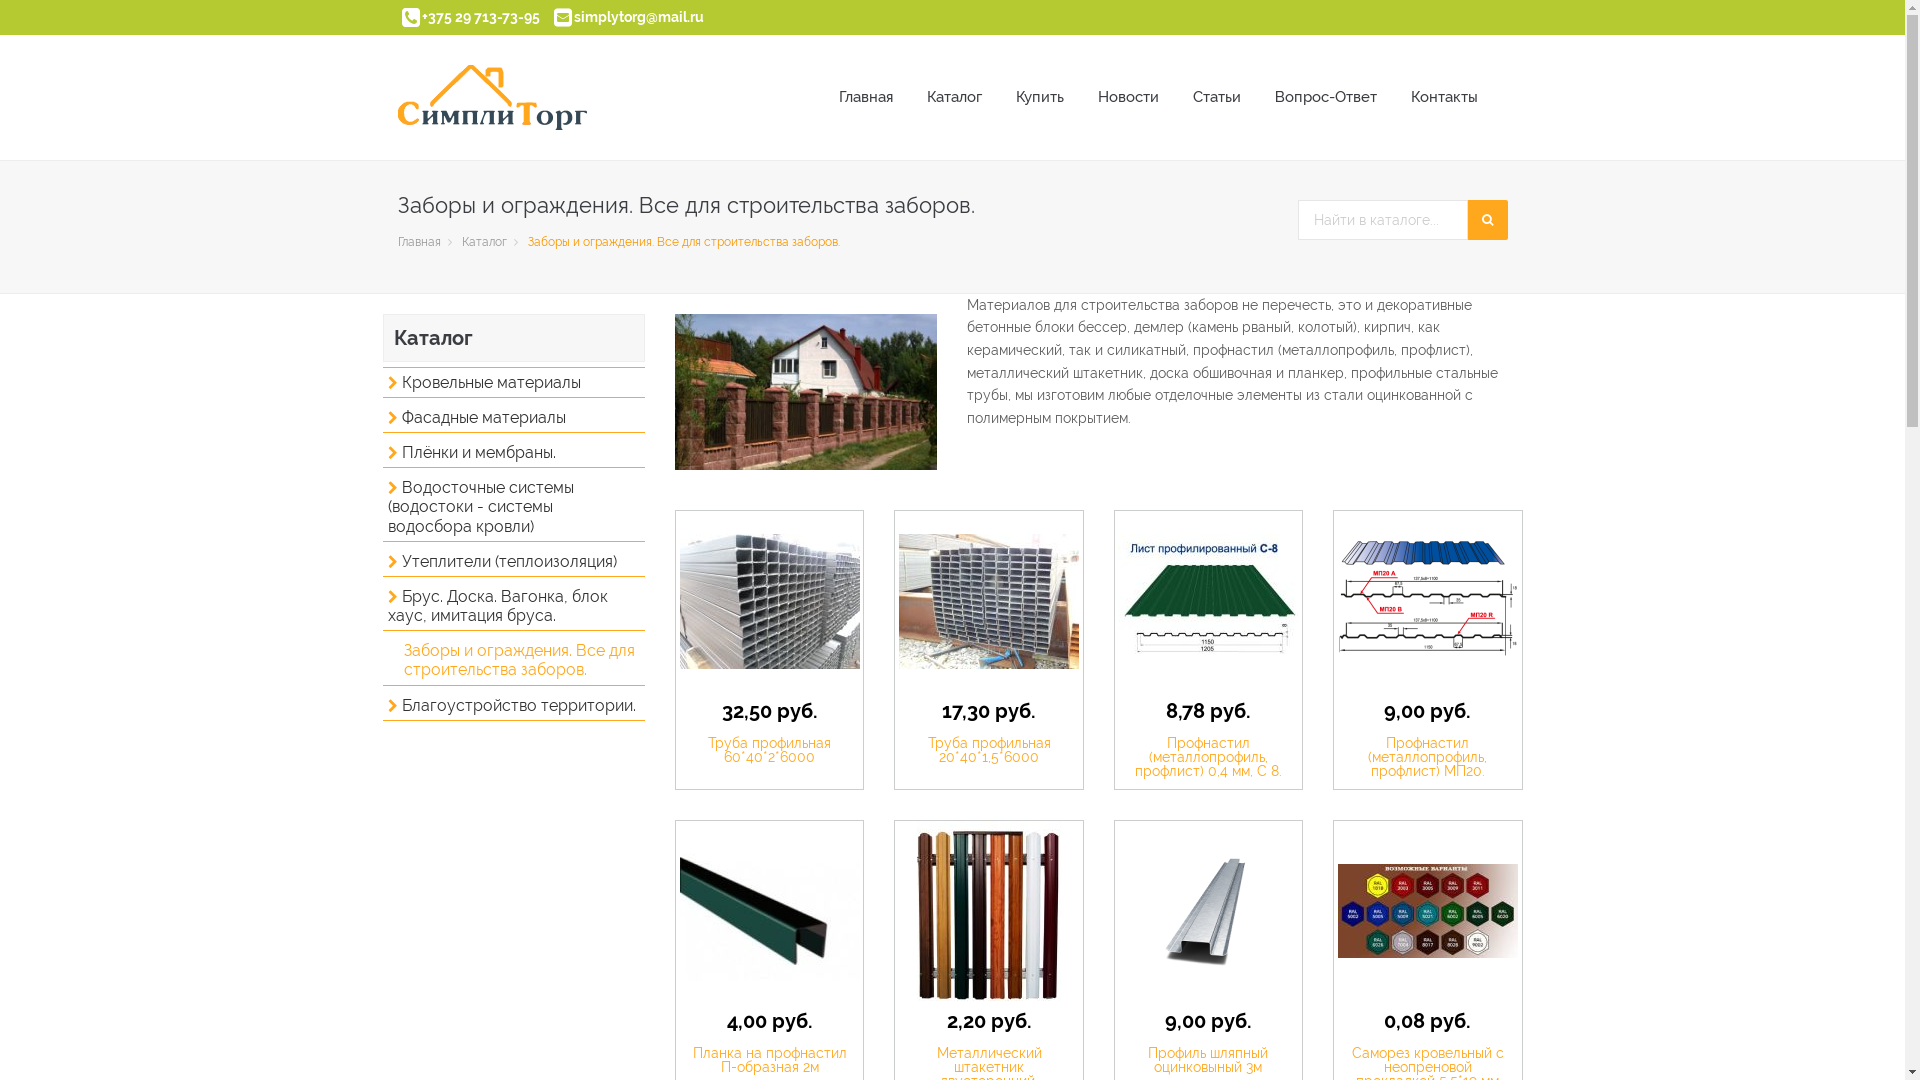 This screenshot has height=1080, width=1920. Describe the element at coordinates (637, 16) in the screenshot. I see `'simplytorg@mail.ru'` at that location.